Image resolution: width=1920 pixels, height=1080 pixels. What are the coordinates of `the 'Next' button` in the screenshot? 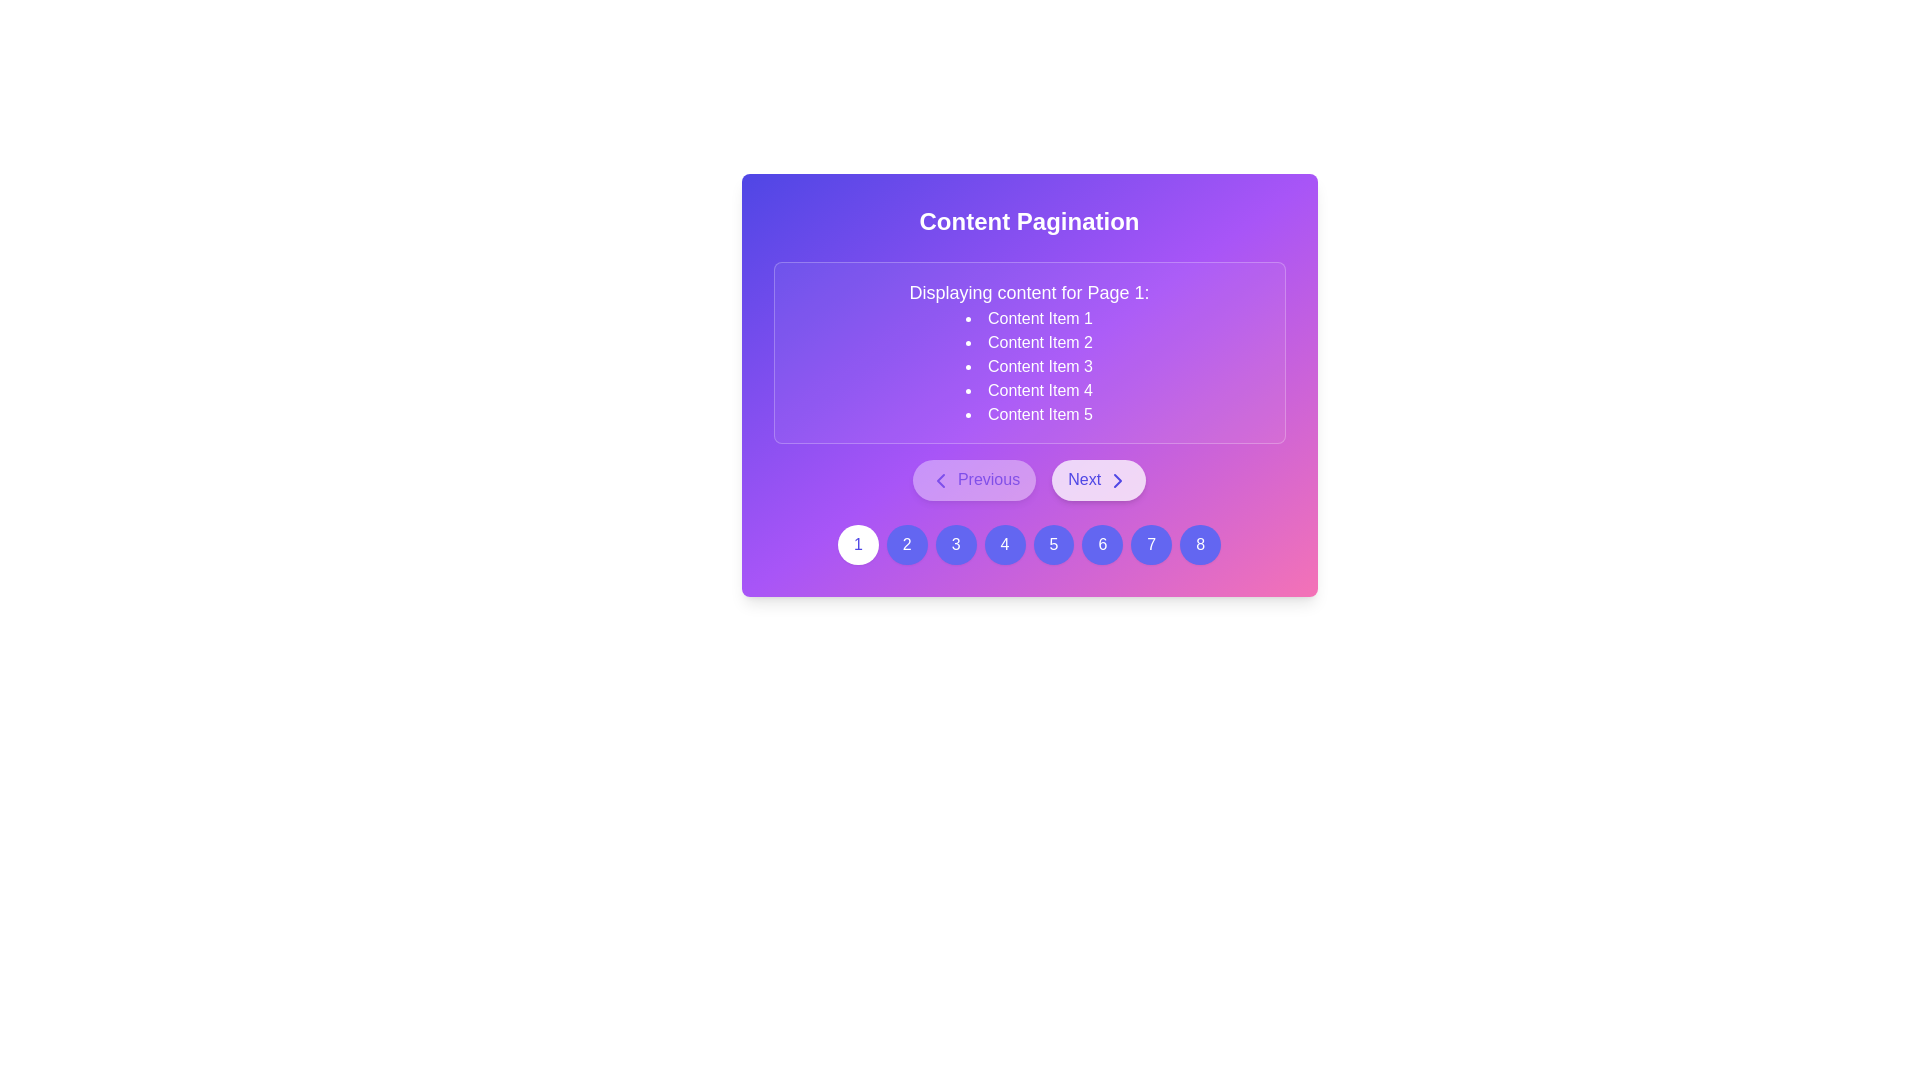 It's located at (1097, 480).